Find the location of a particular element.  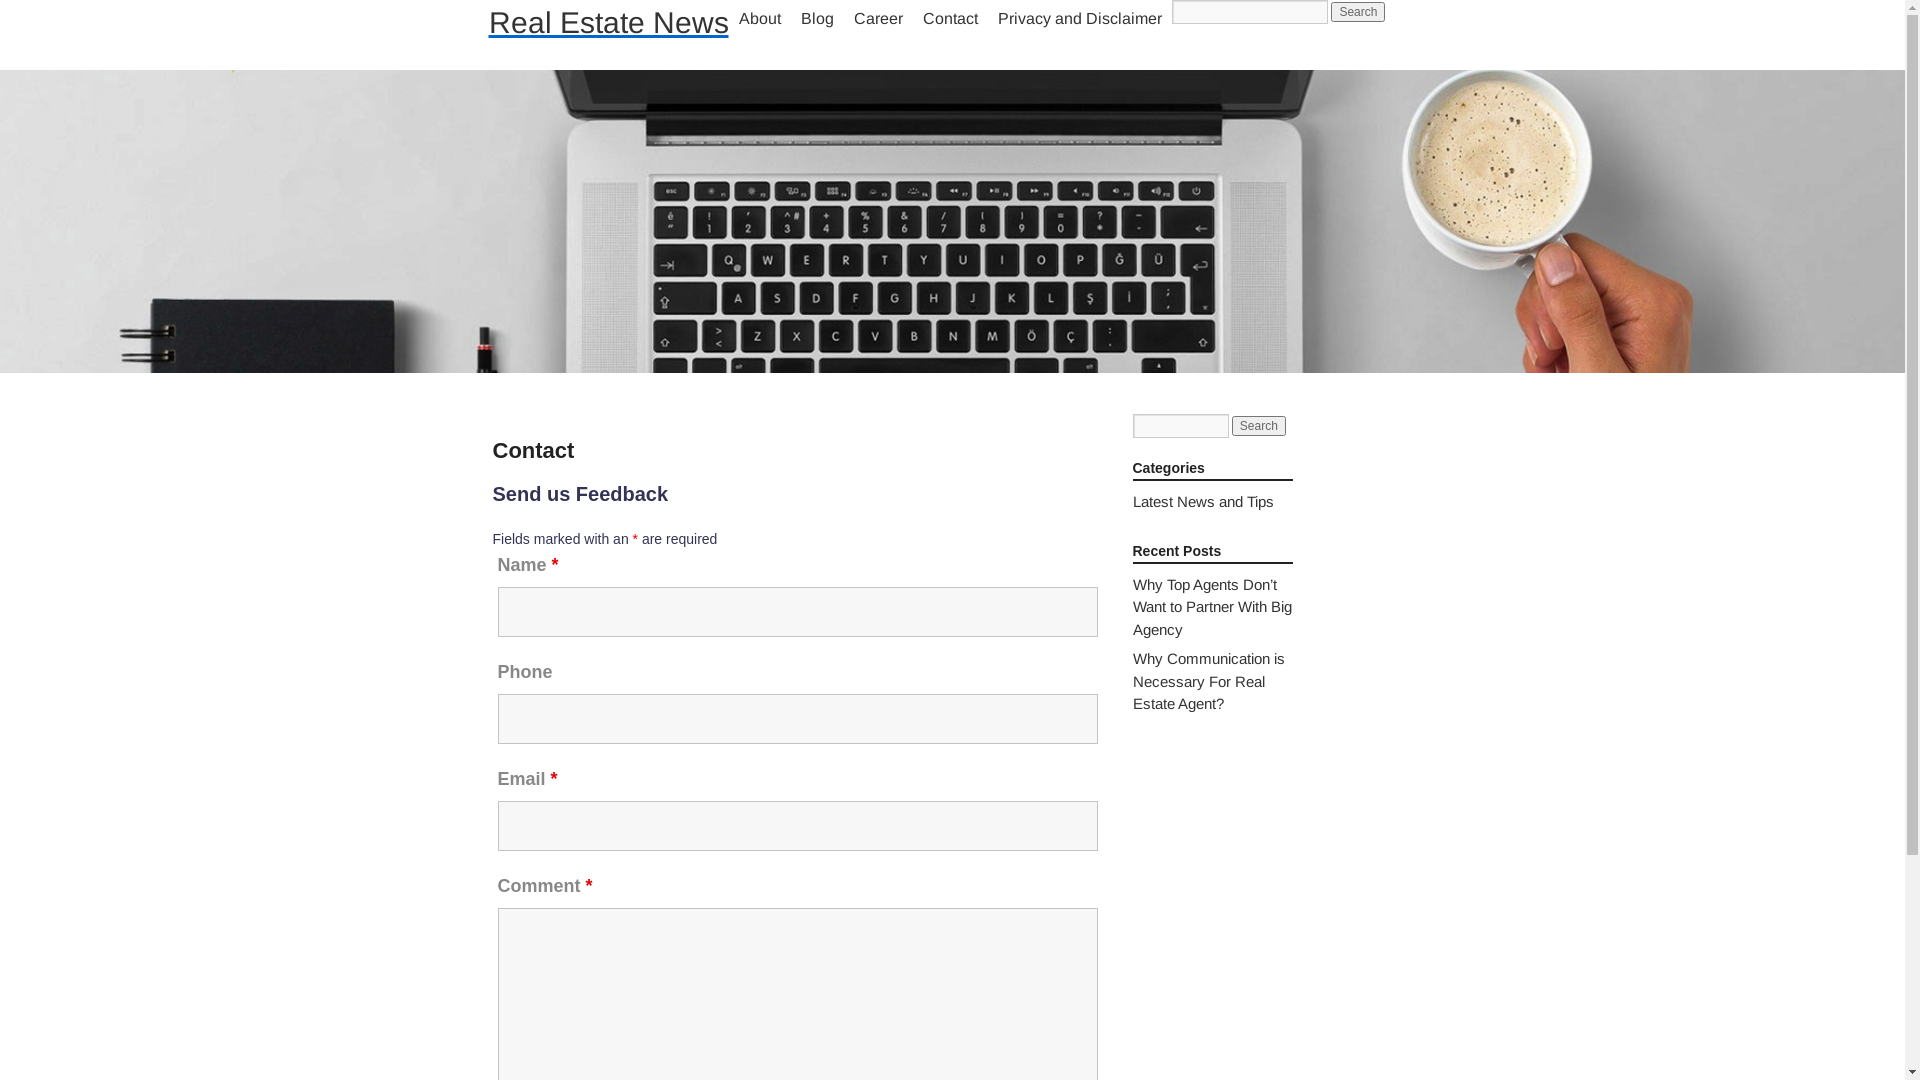

'Privacy and Disclaimer' is located at coordinates (1079, 19).